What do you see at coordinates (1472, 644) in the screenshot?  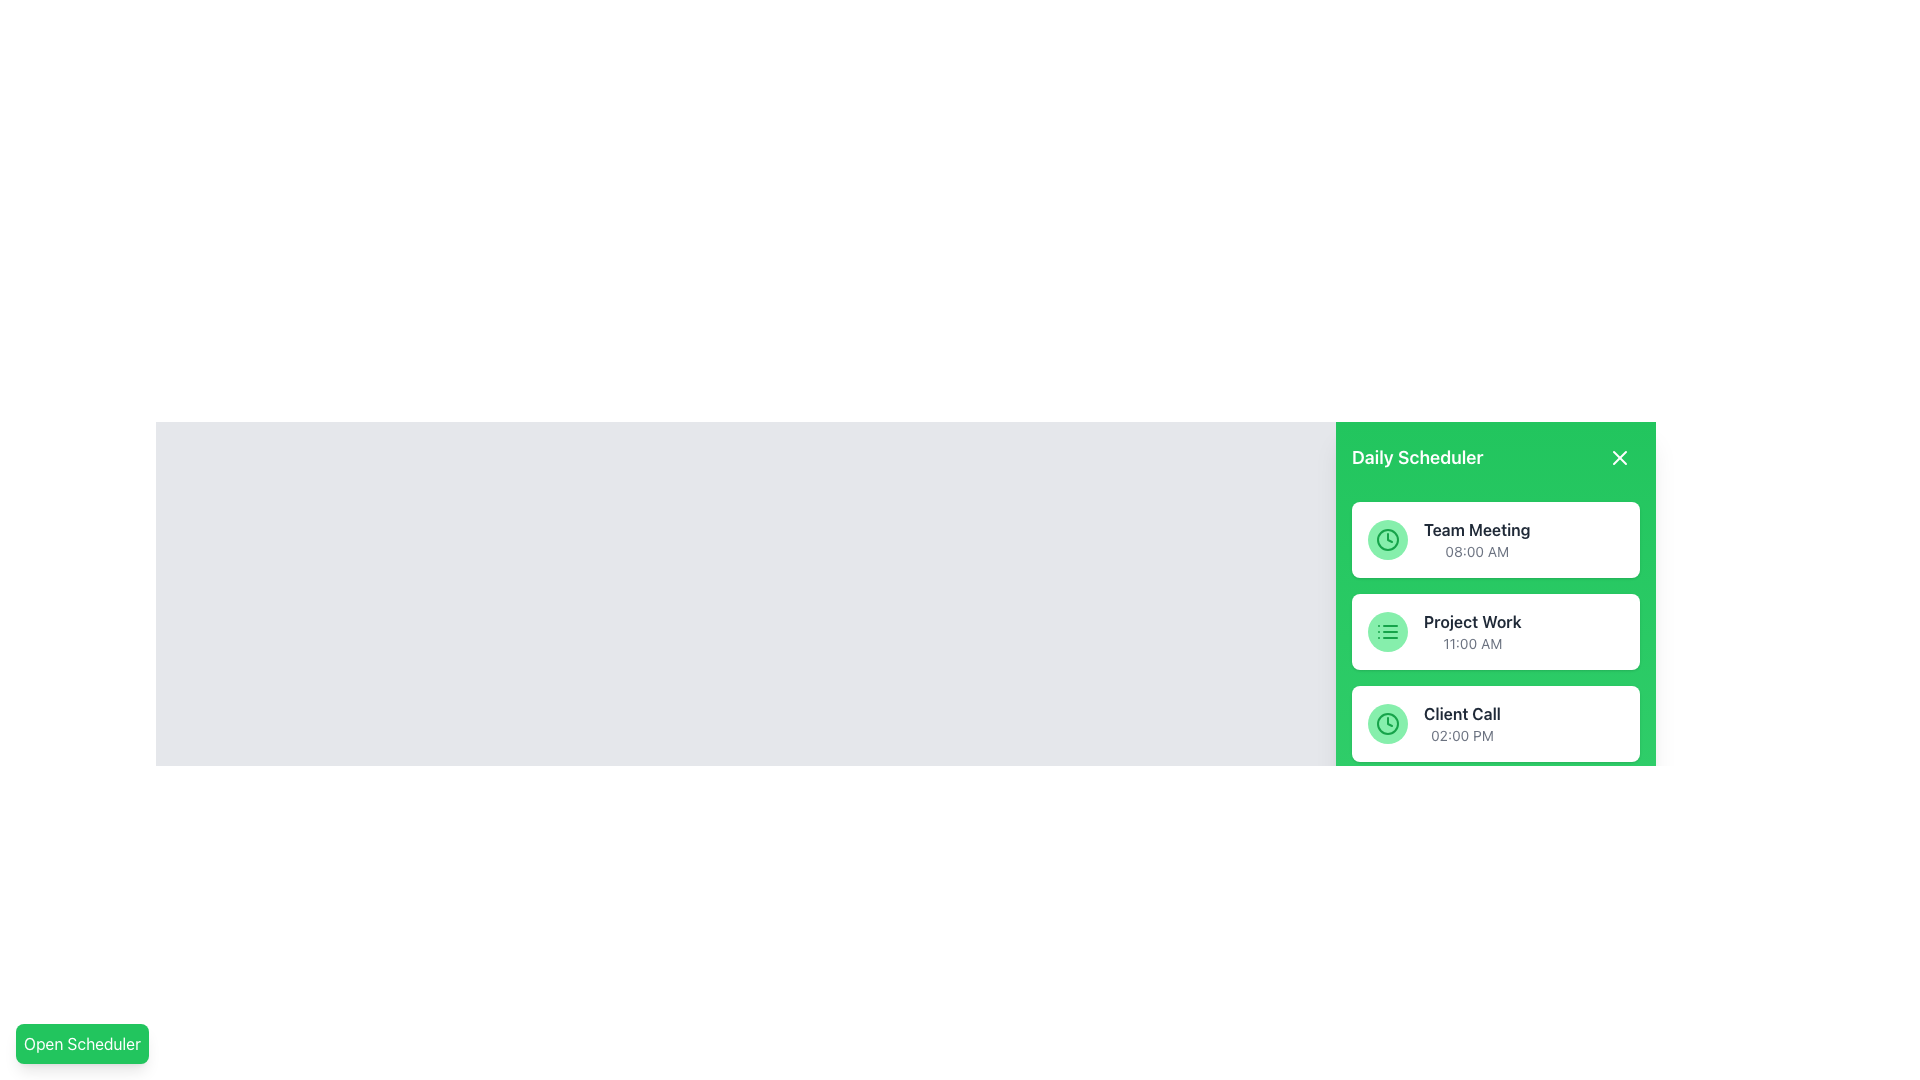 I see `text content of the informational Text label indicating the scheduled time for the 'Project Work' entry, located under the 'Daily Scheduler' section` at bounding box center [1472, 644].